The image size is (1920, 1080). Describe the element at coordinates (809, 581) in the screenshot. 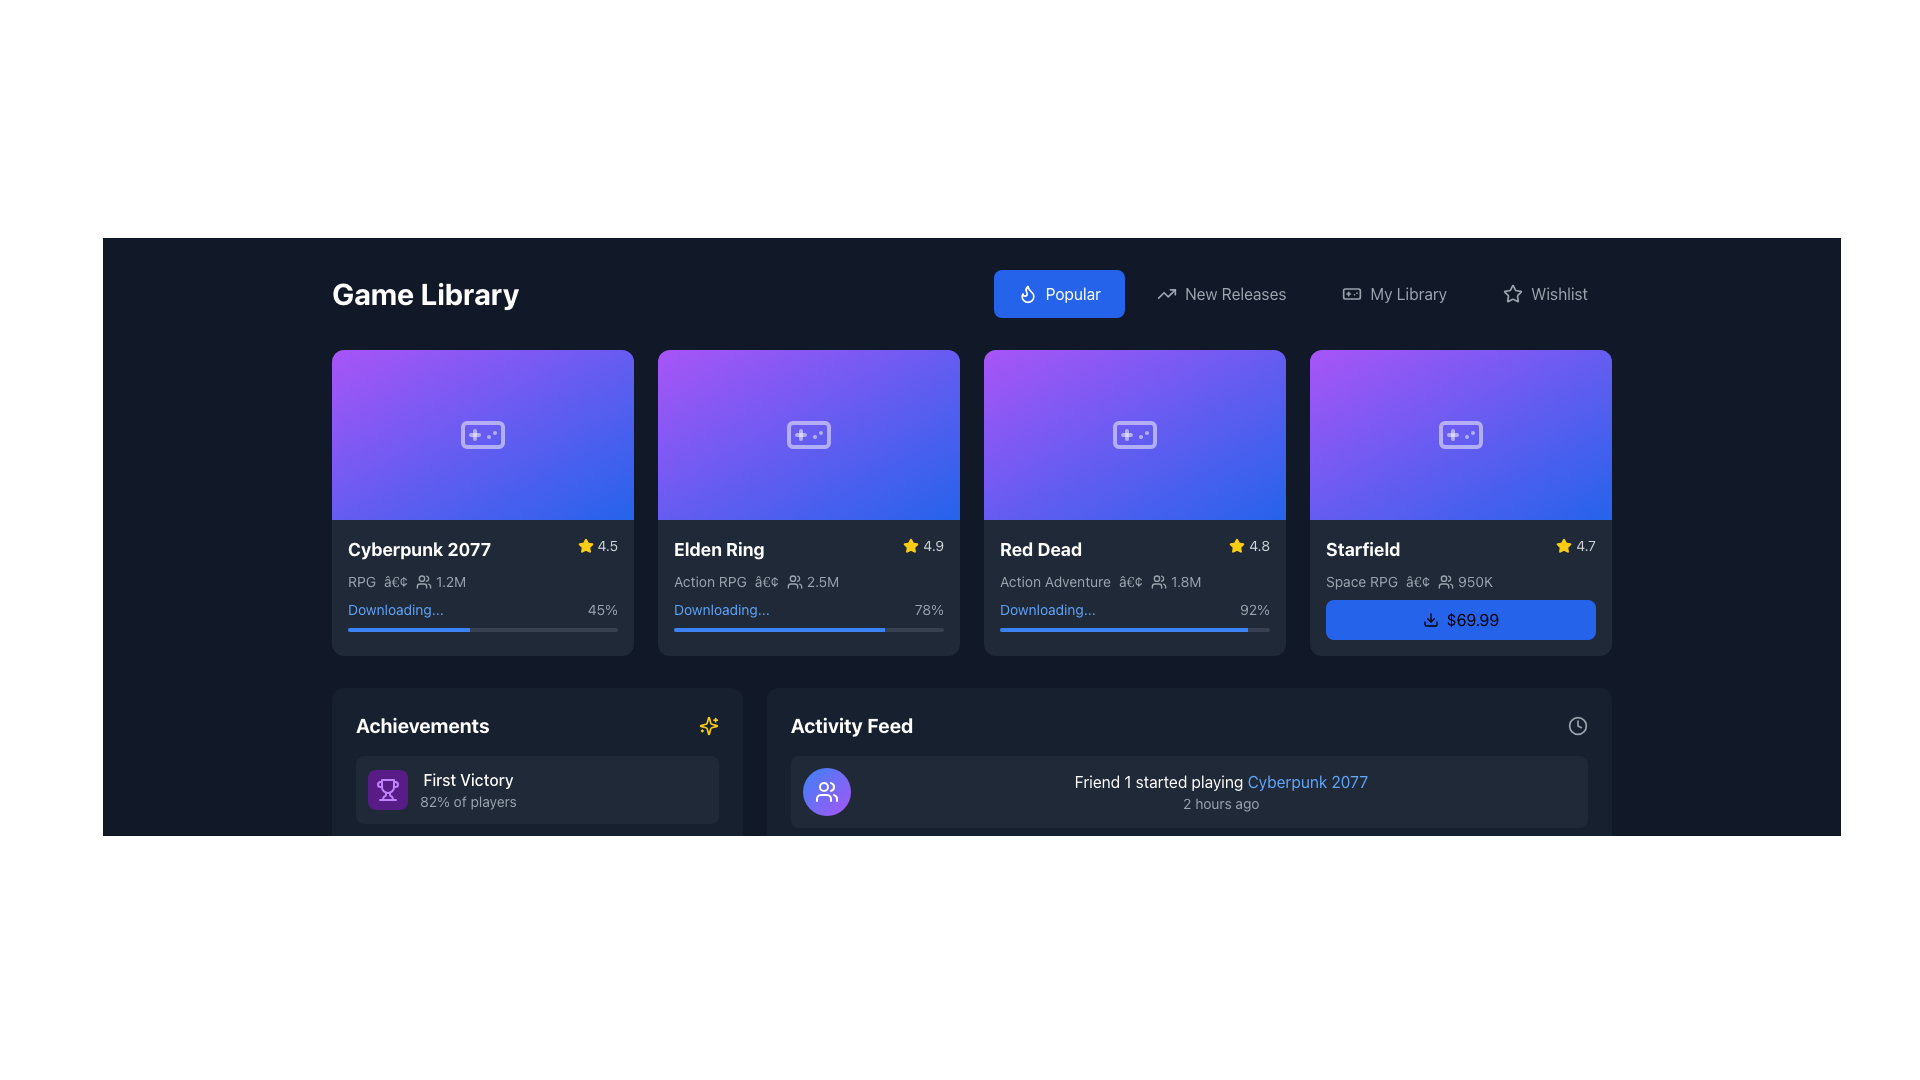

I see `text display with icon that informs users about the genre of the game 'Elden Ring' and its user statistics, located below the game's rating and title` at that location.